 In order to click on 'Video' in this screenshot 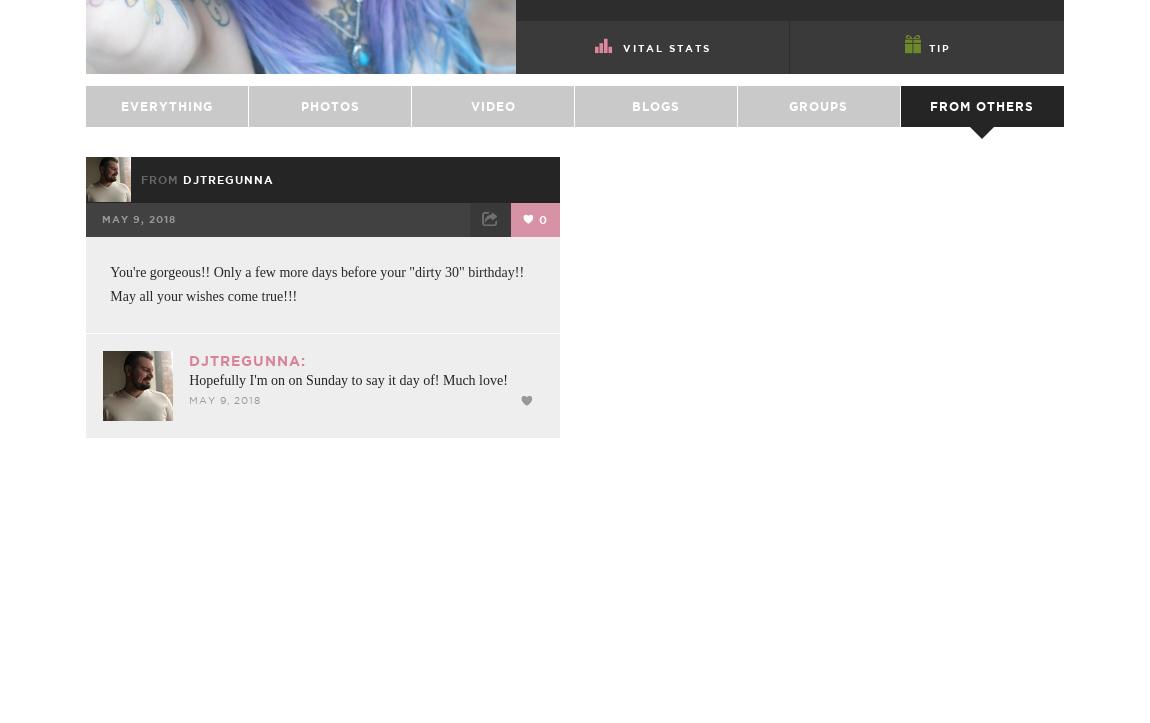, I will do `click(492, 155)`.